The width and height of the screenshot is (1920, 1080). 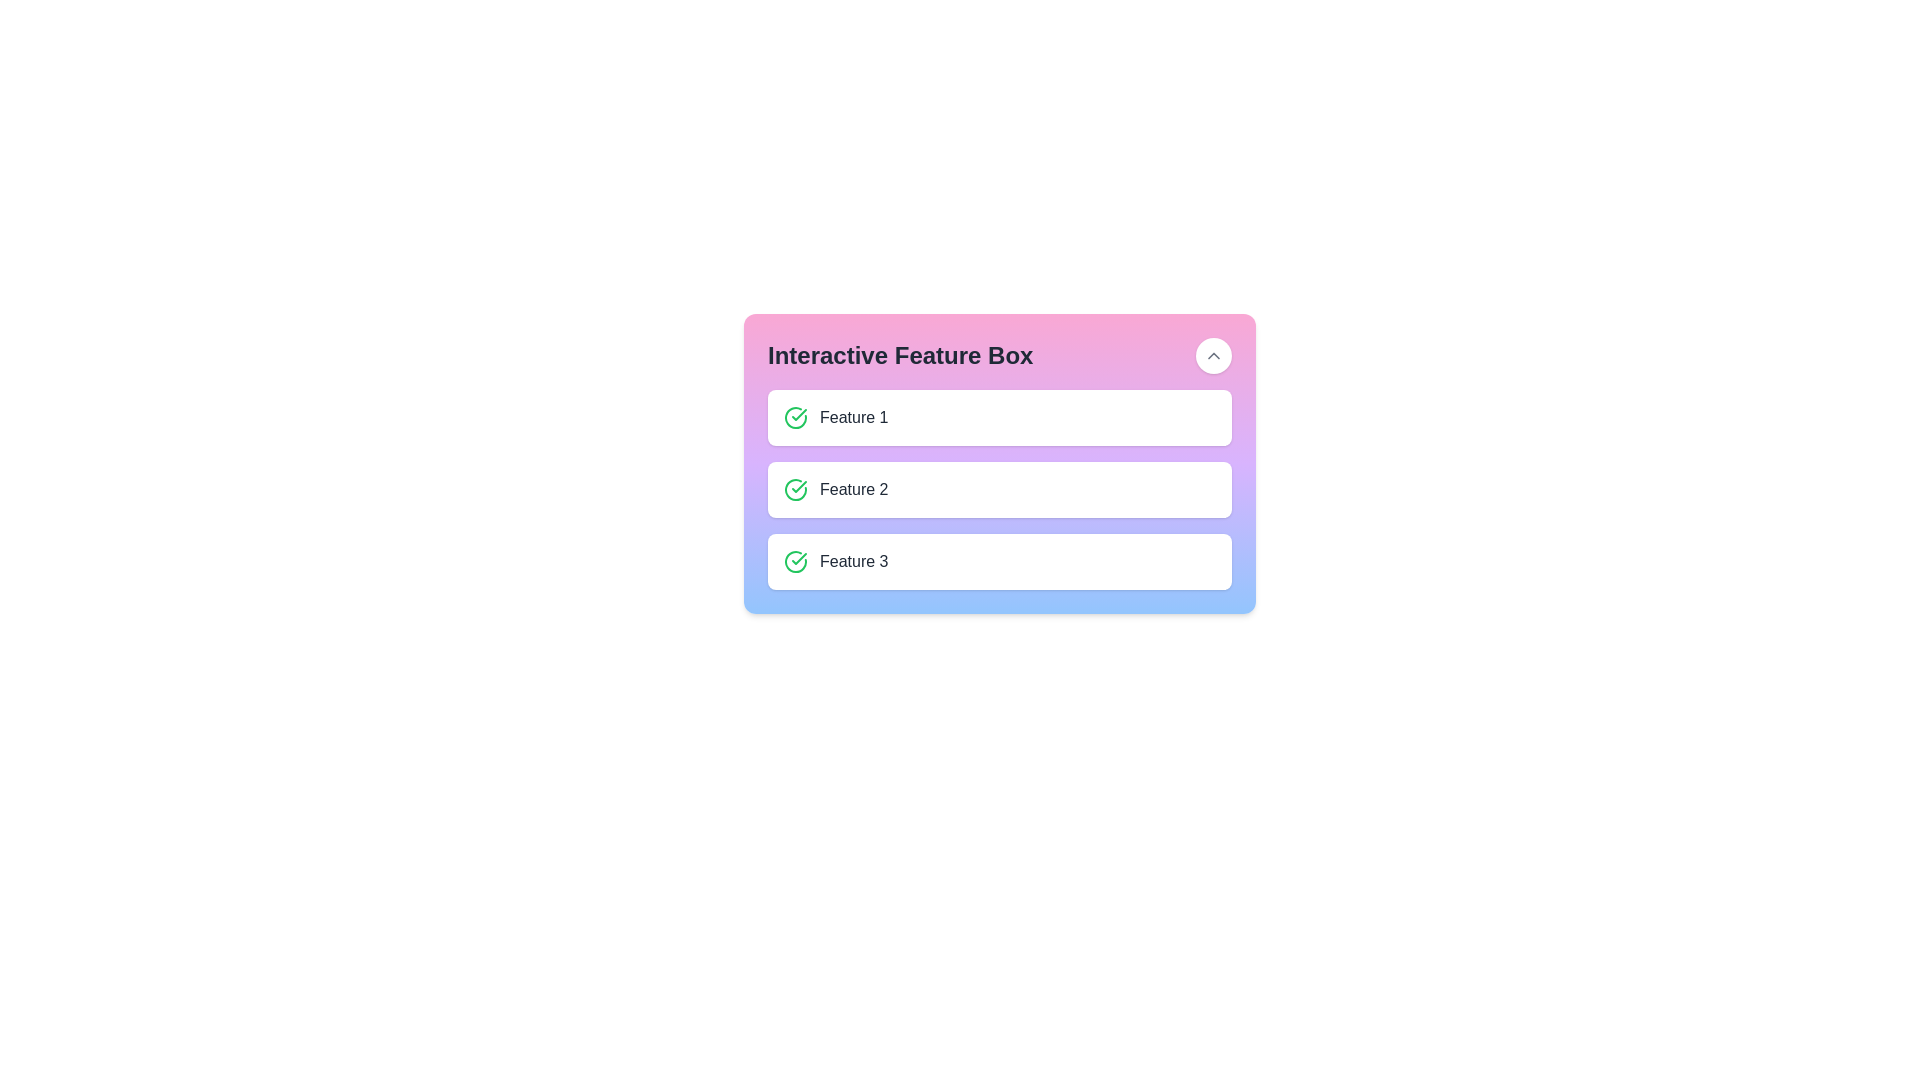 I want to click on the green circular check icon that represents confirmation for the list item labeled 'Feature 2', positioned in the middle of the vertically stacked list, so click(x=795, y=489).